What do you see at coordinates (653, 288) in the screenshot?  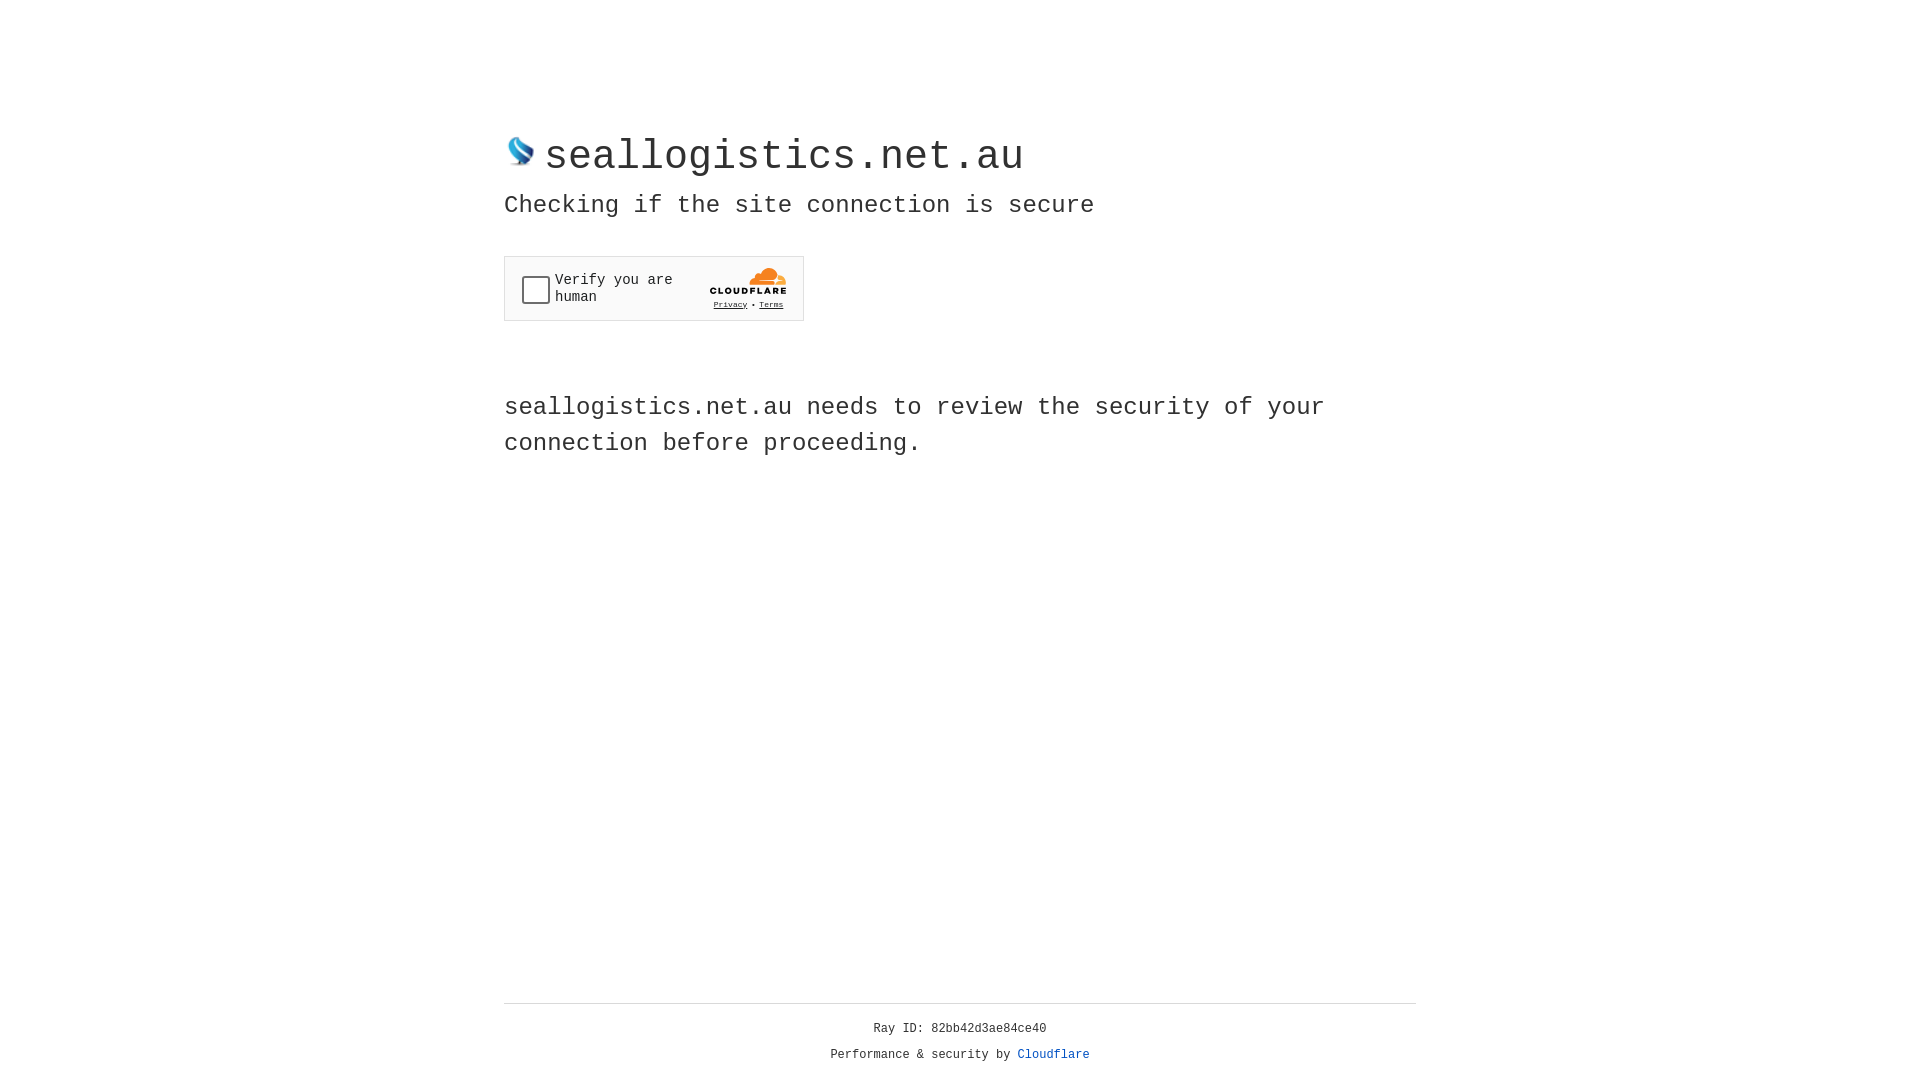 I see `'Widget containing a Cloudflare security challenge'` at bounding box center [653, 288].